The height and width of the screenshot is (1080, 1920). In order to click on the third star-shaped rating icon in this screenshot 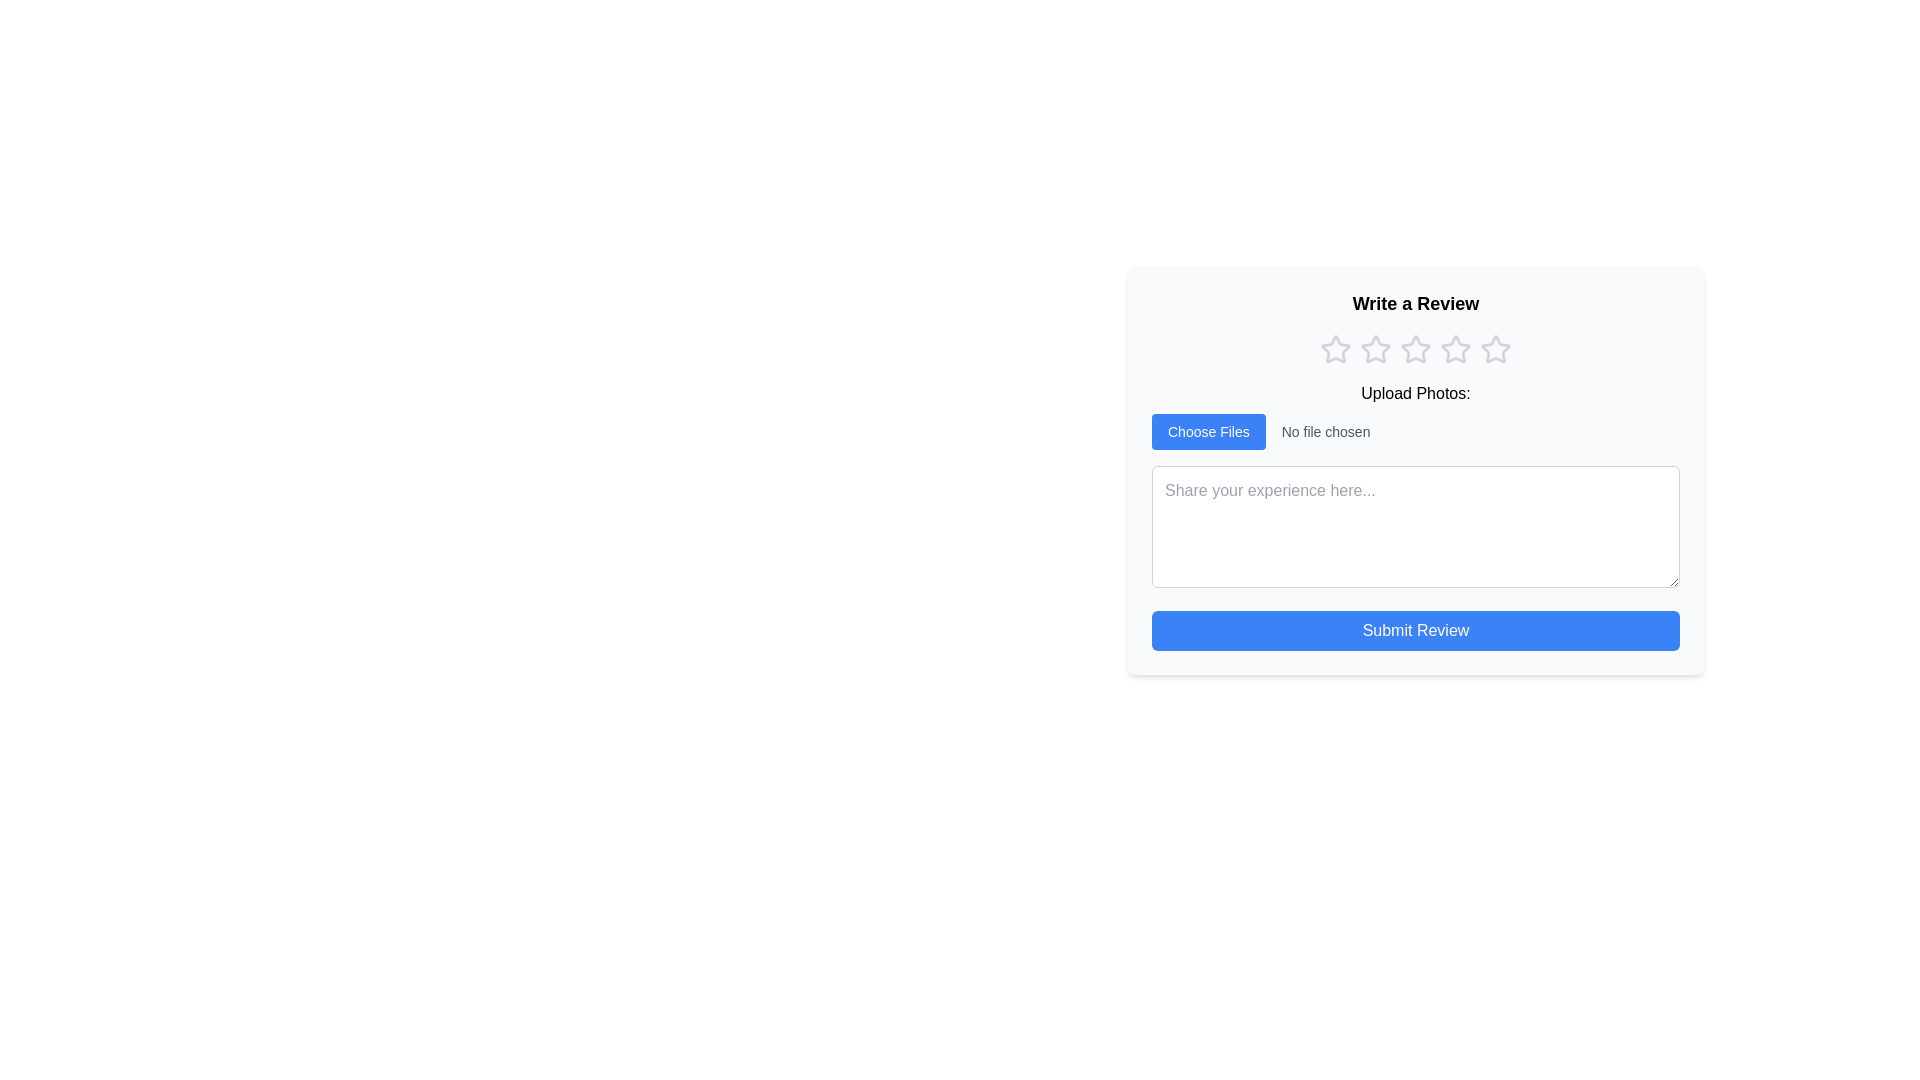, I will do `click(1415, 348)`.